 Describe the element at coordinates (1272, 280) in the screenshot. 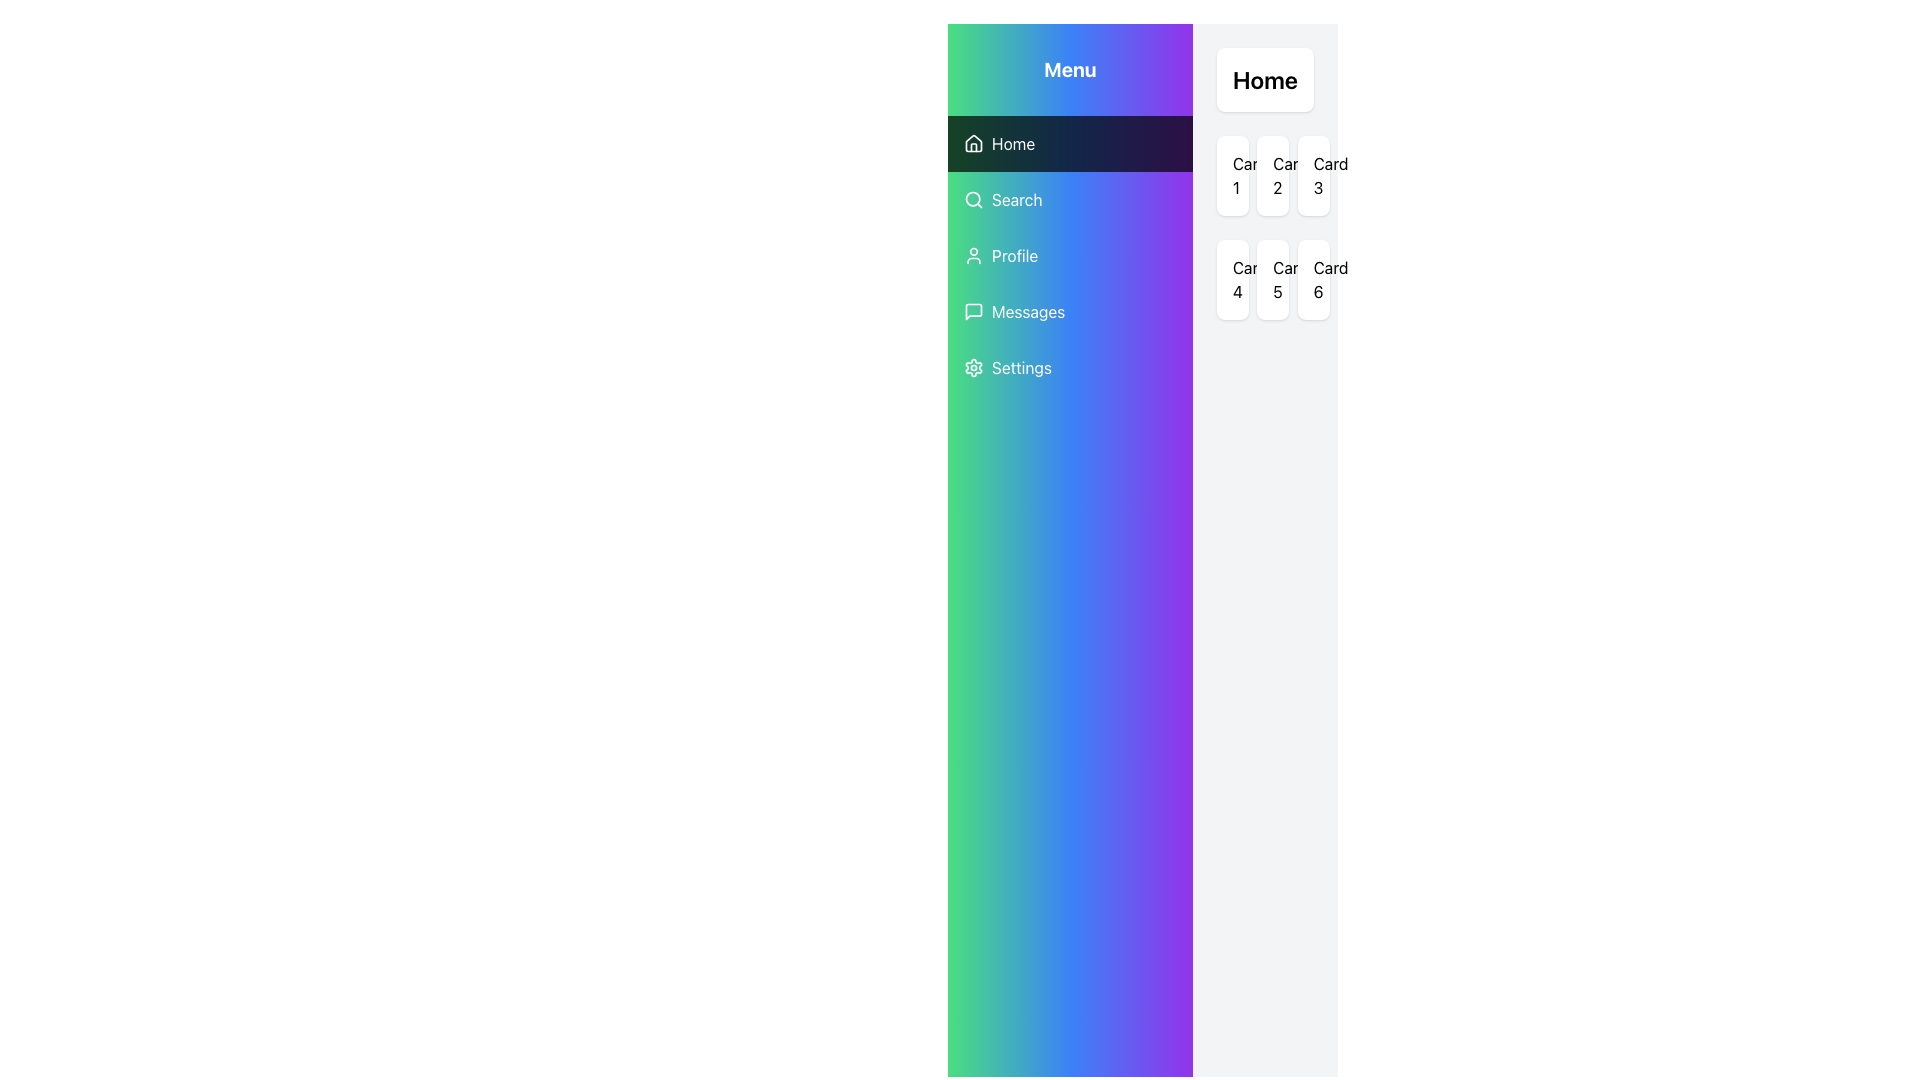

I see `the visual content card located in the second row, second column of the grid to interact with it` at that location.